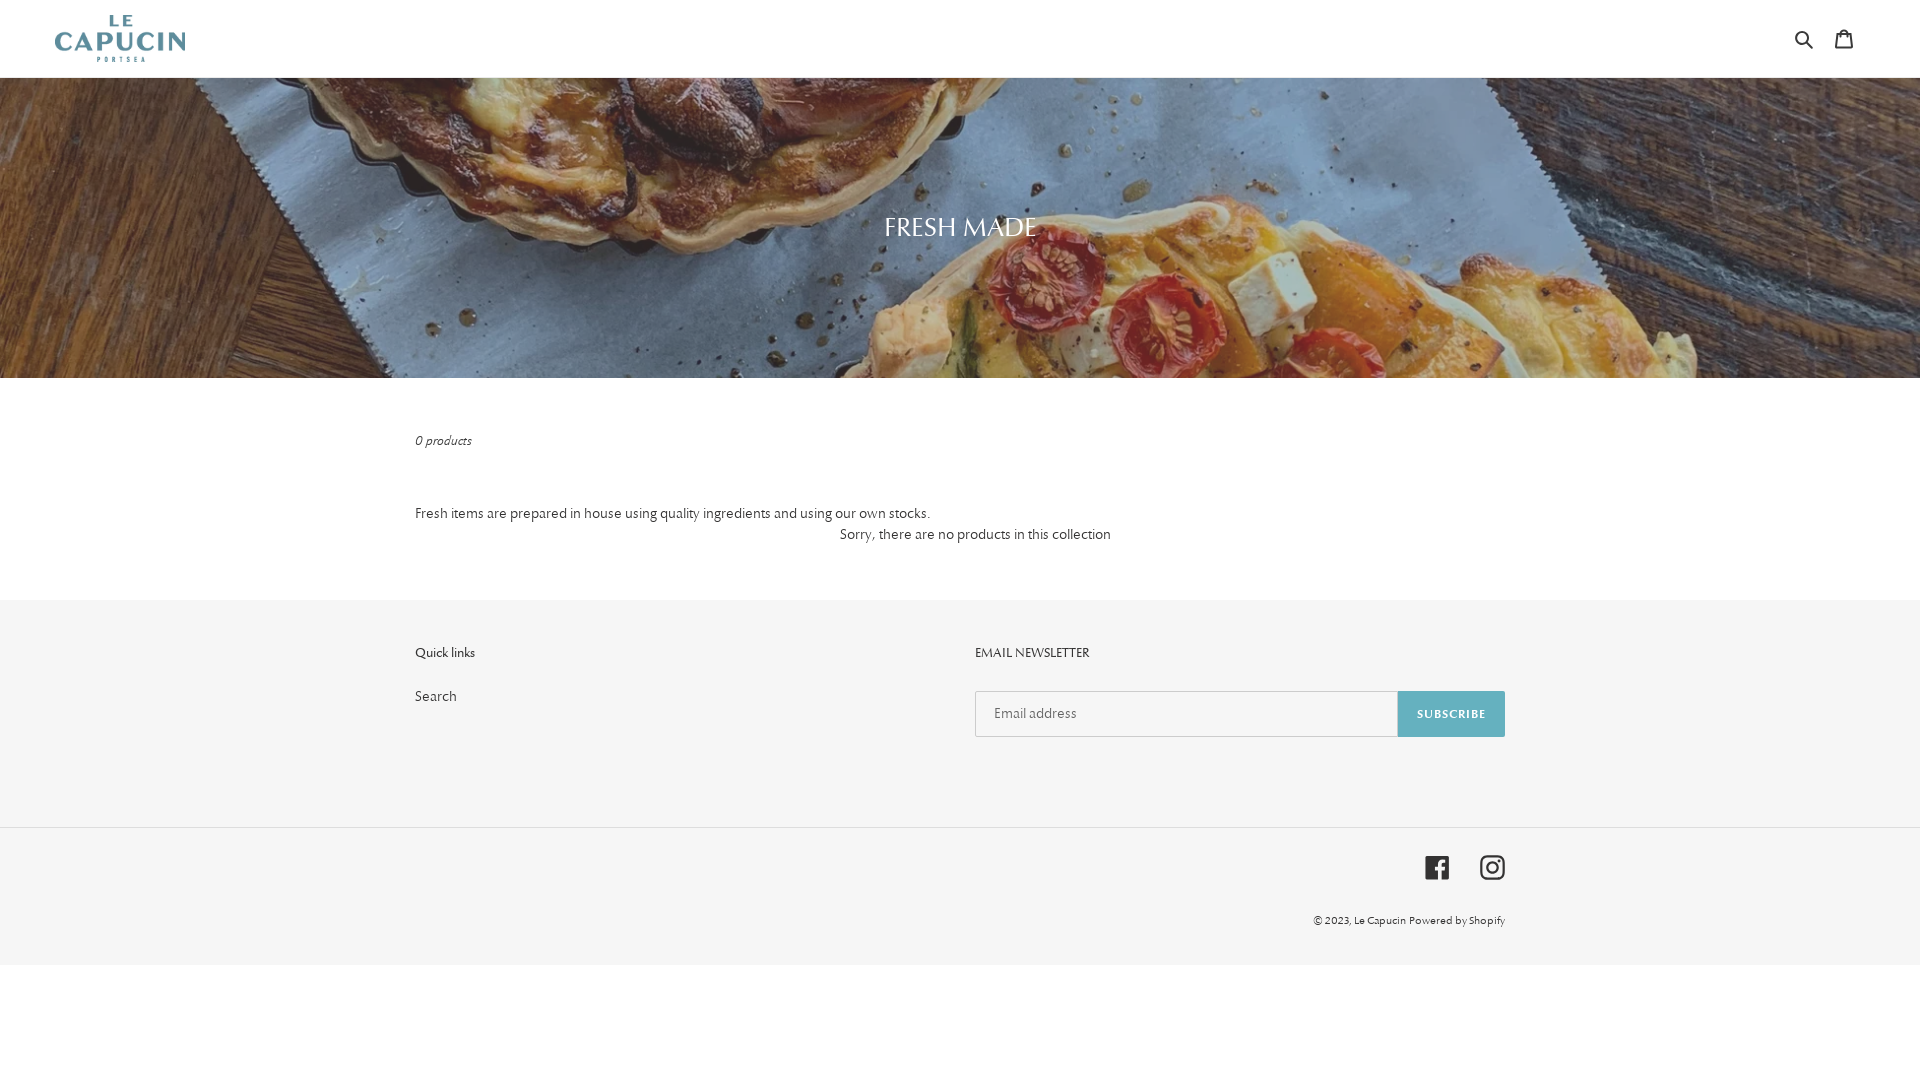 The width and height of the screenshot is (1920, 1080). Describe the element at coordinates (1805, 38) in the screenshot. I see `'Search'` at that location.